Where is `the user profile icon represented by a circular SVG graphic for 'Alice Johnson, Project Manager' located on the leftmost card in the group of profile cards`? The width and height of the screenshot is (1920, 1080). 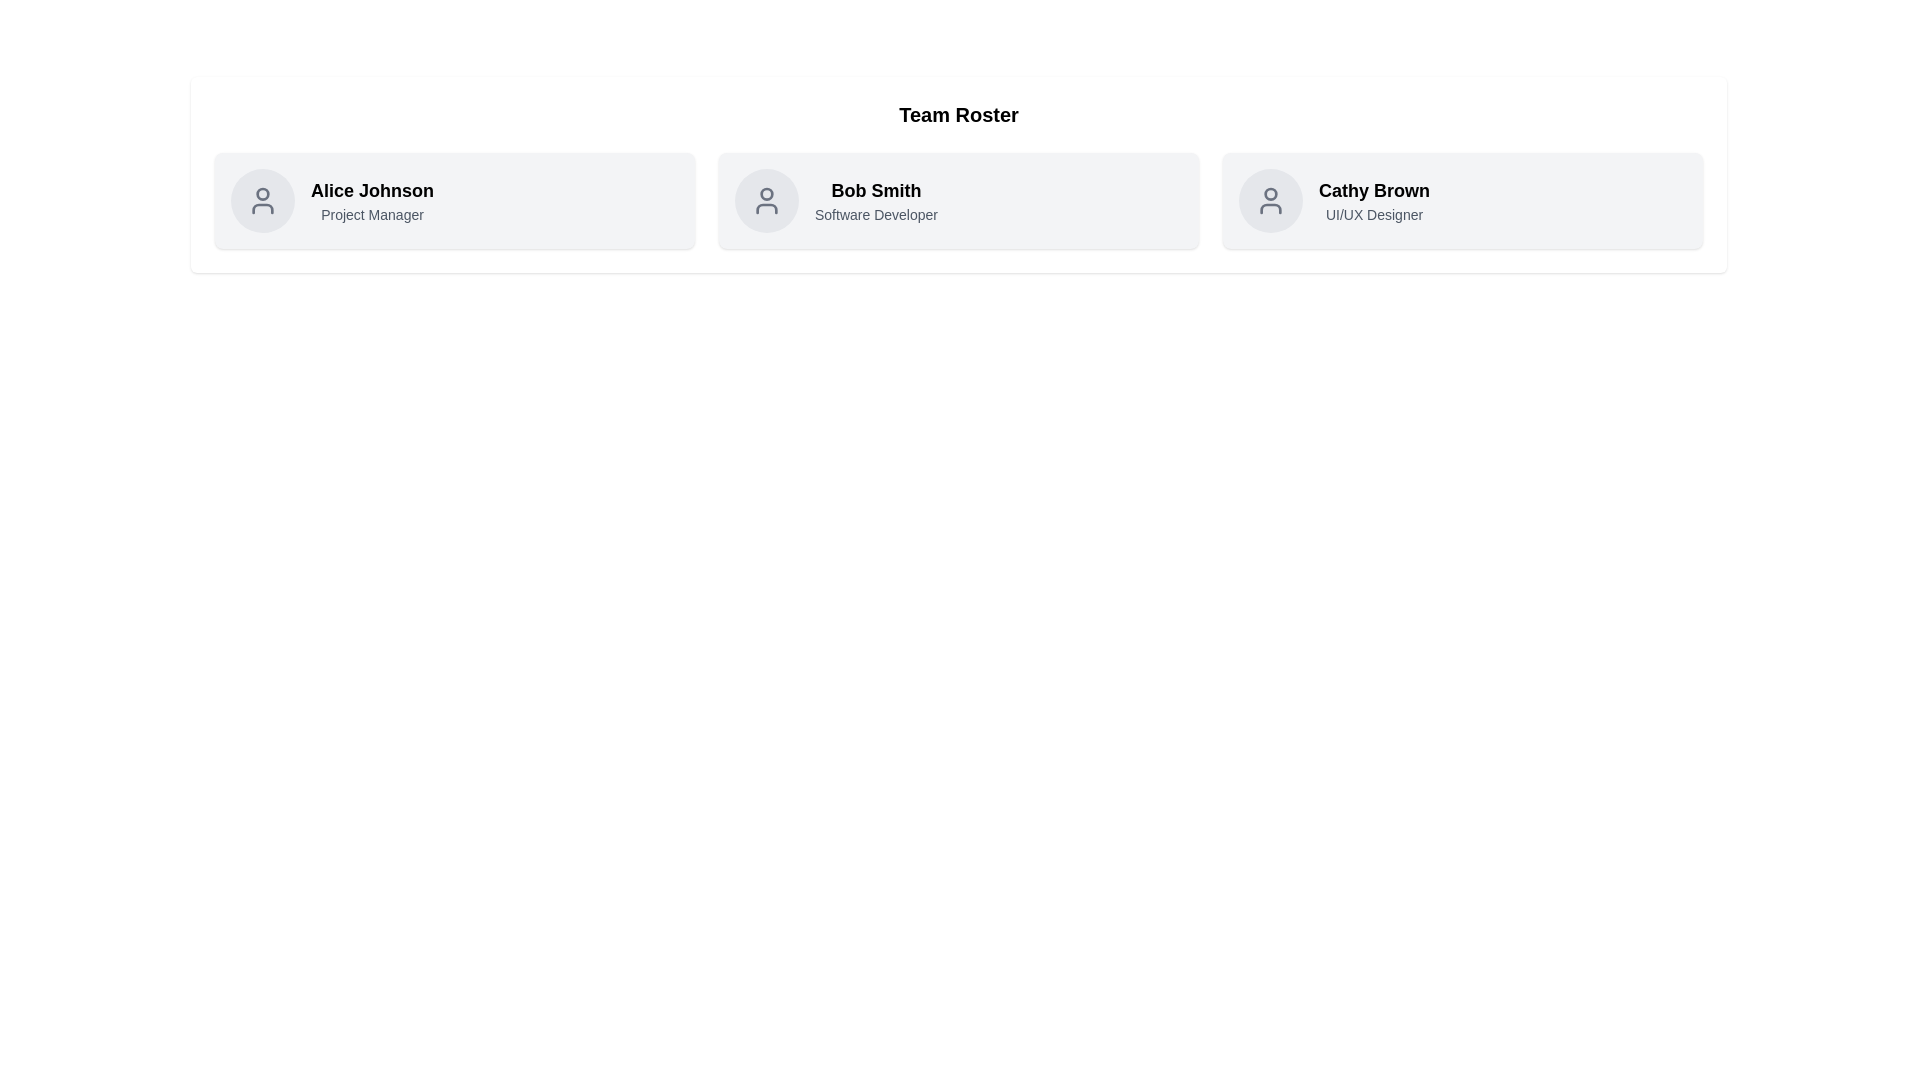 the user profile icon represented by a circular SVG graphic for 'Alice Johnson, Project Manager' located on the leftmost card in the group of profile cards is located at coordinates (262, 200).